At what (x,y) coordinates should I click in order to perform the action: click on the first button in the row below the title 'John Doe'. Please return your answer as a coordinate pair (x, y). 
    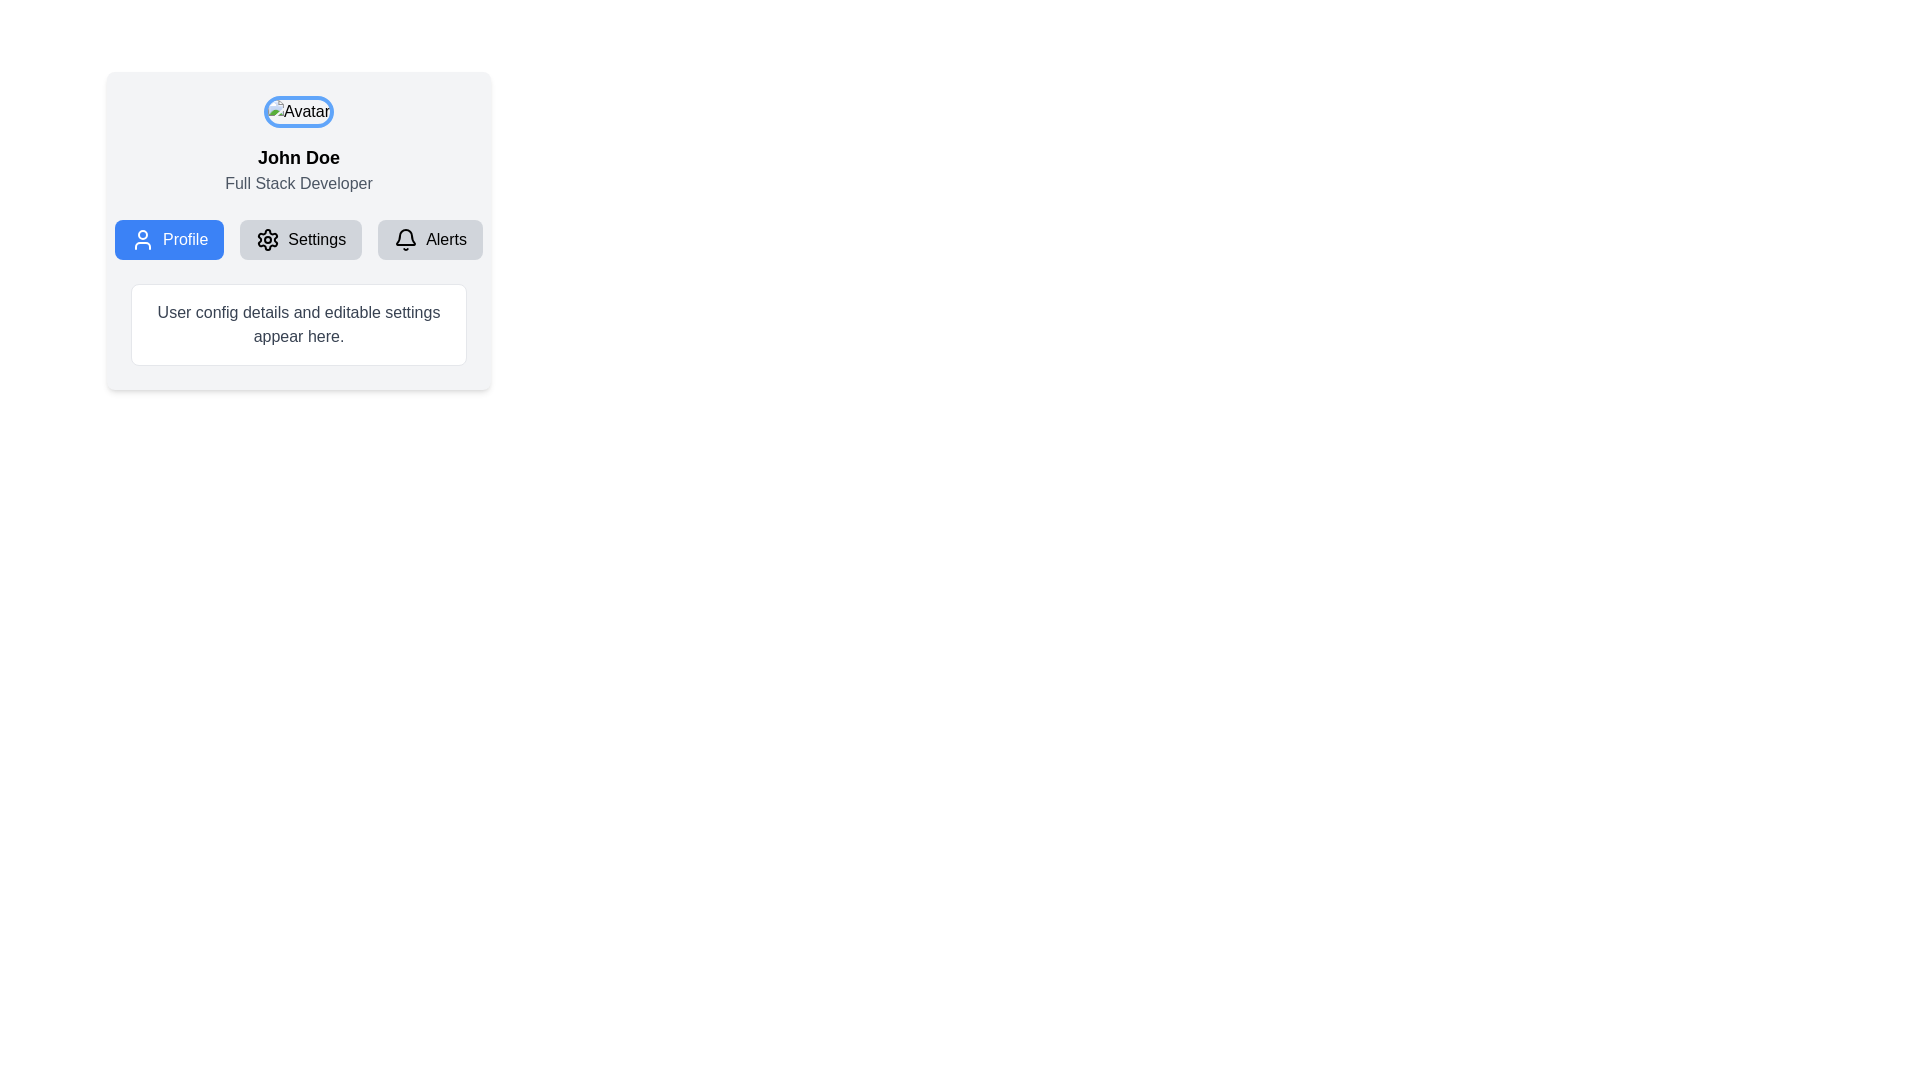
    Looking at the image, I should click on (169, 238).